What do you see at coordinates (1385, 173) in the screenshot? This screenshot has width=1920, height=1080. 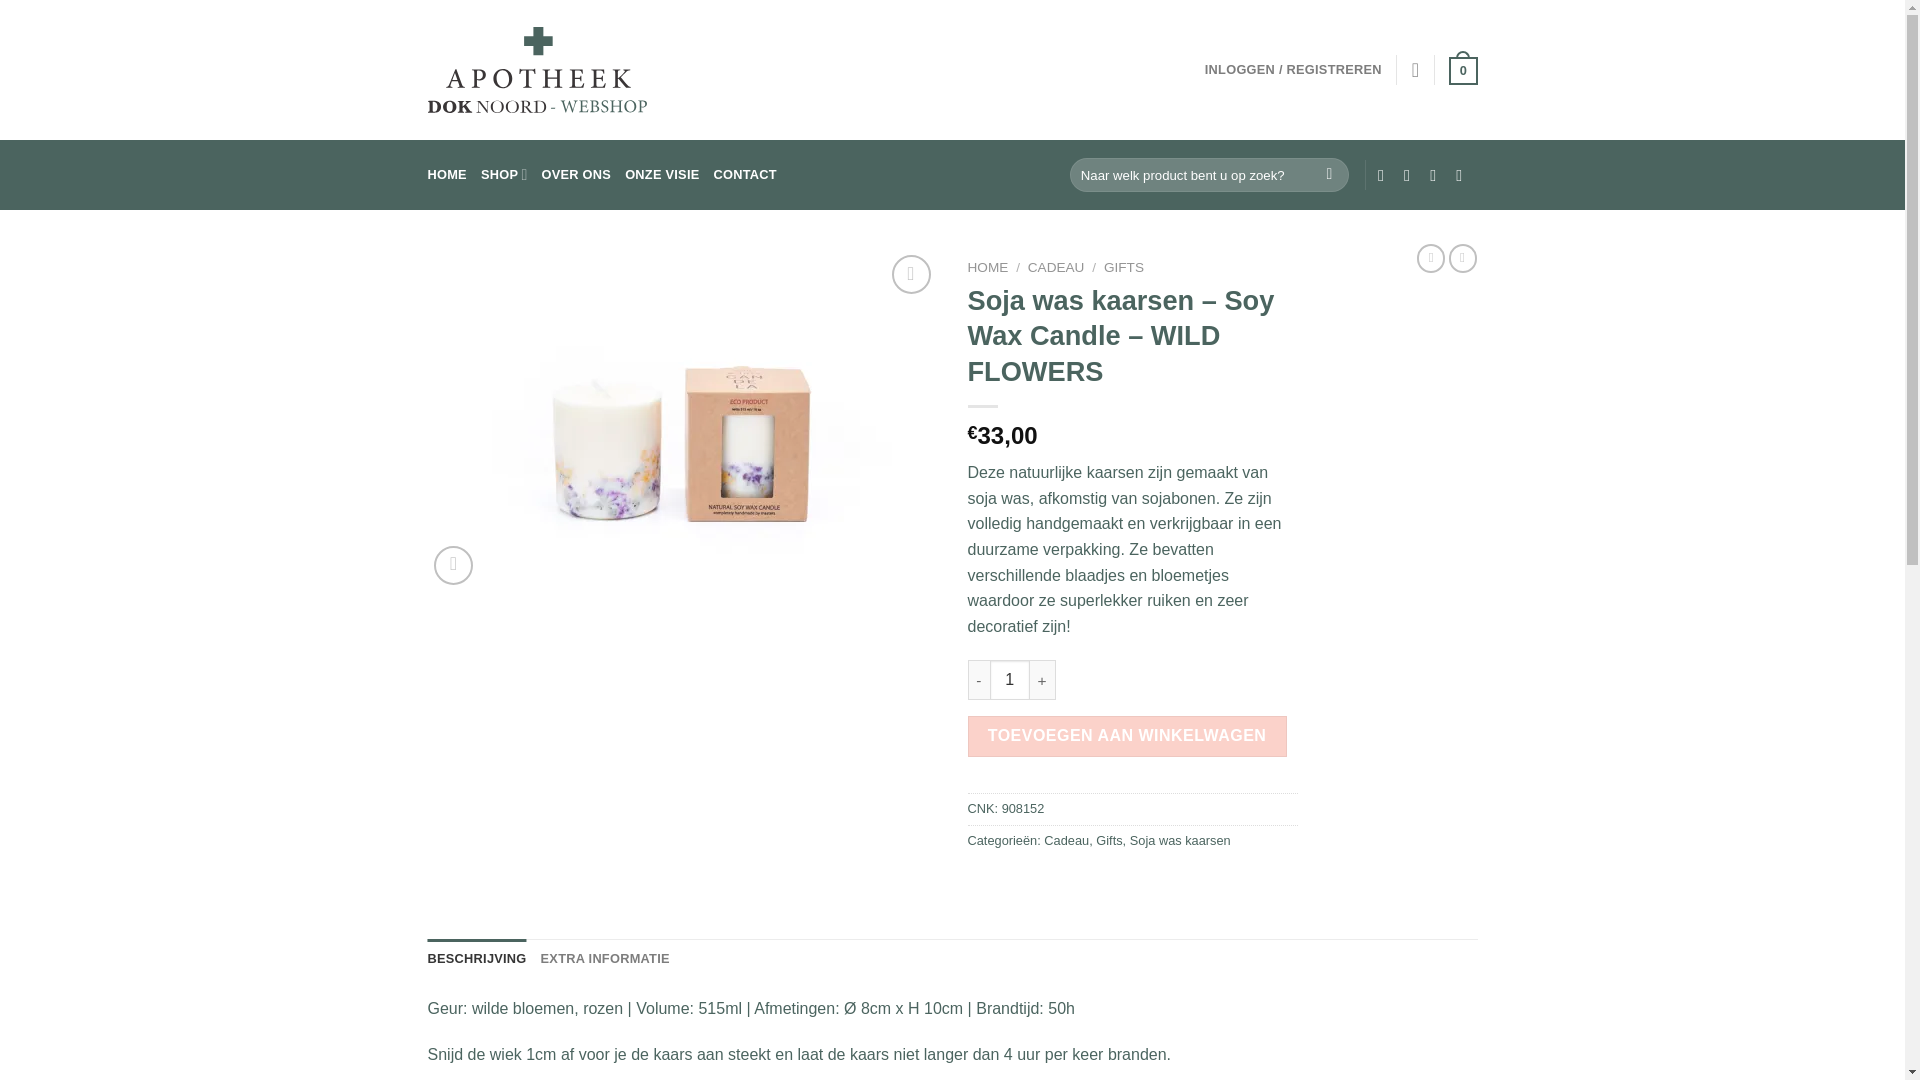 I see `'Volg ons op Facebook'` at bounding box center [1385, 173].